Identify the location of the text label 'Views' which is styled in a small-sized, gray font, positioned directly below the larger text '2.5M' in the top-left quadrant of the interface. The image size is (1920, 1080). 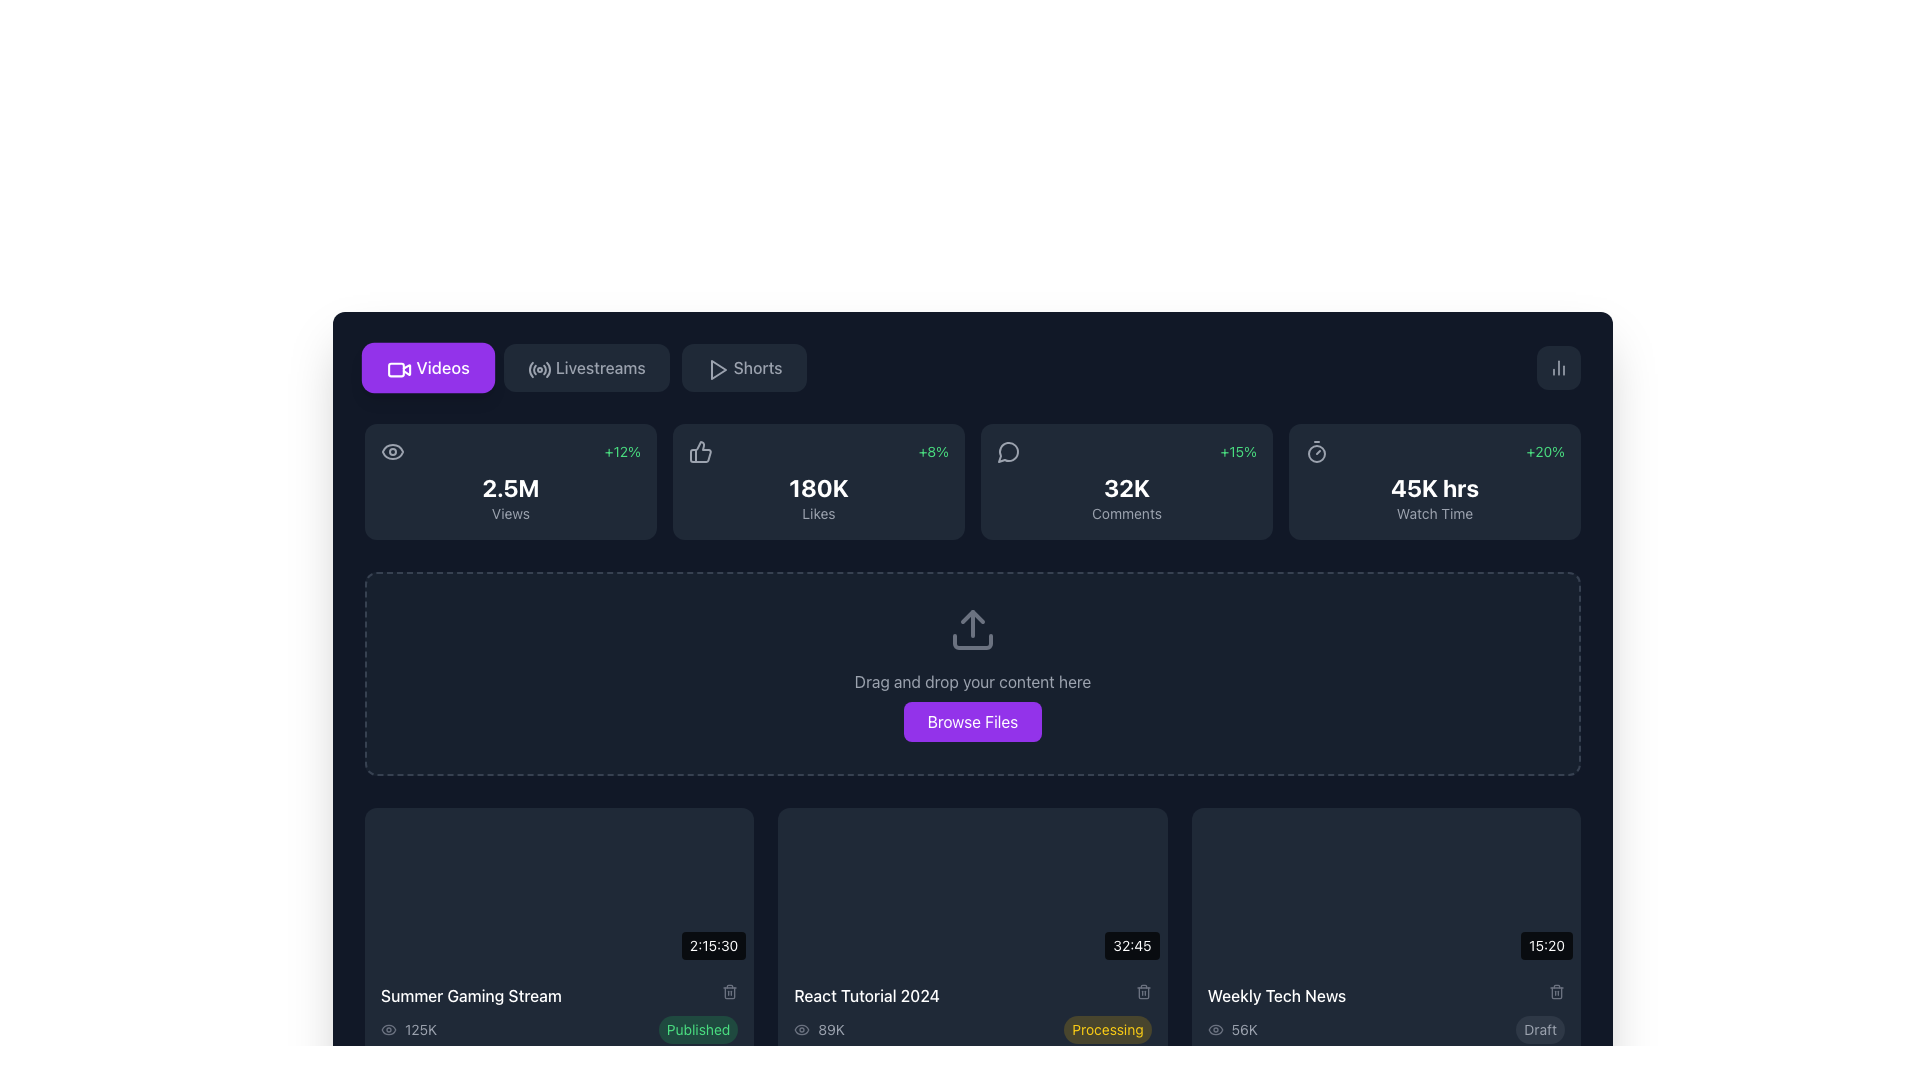
(510, 512).